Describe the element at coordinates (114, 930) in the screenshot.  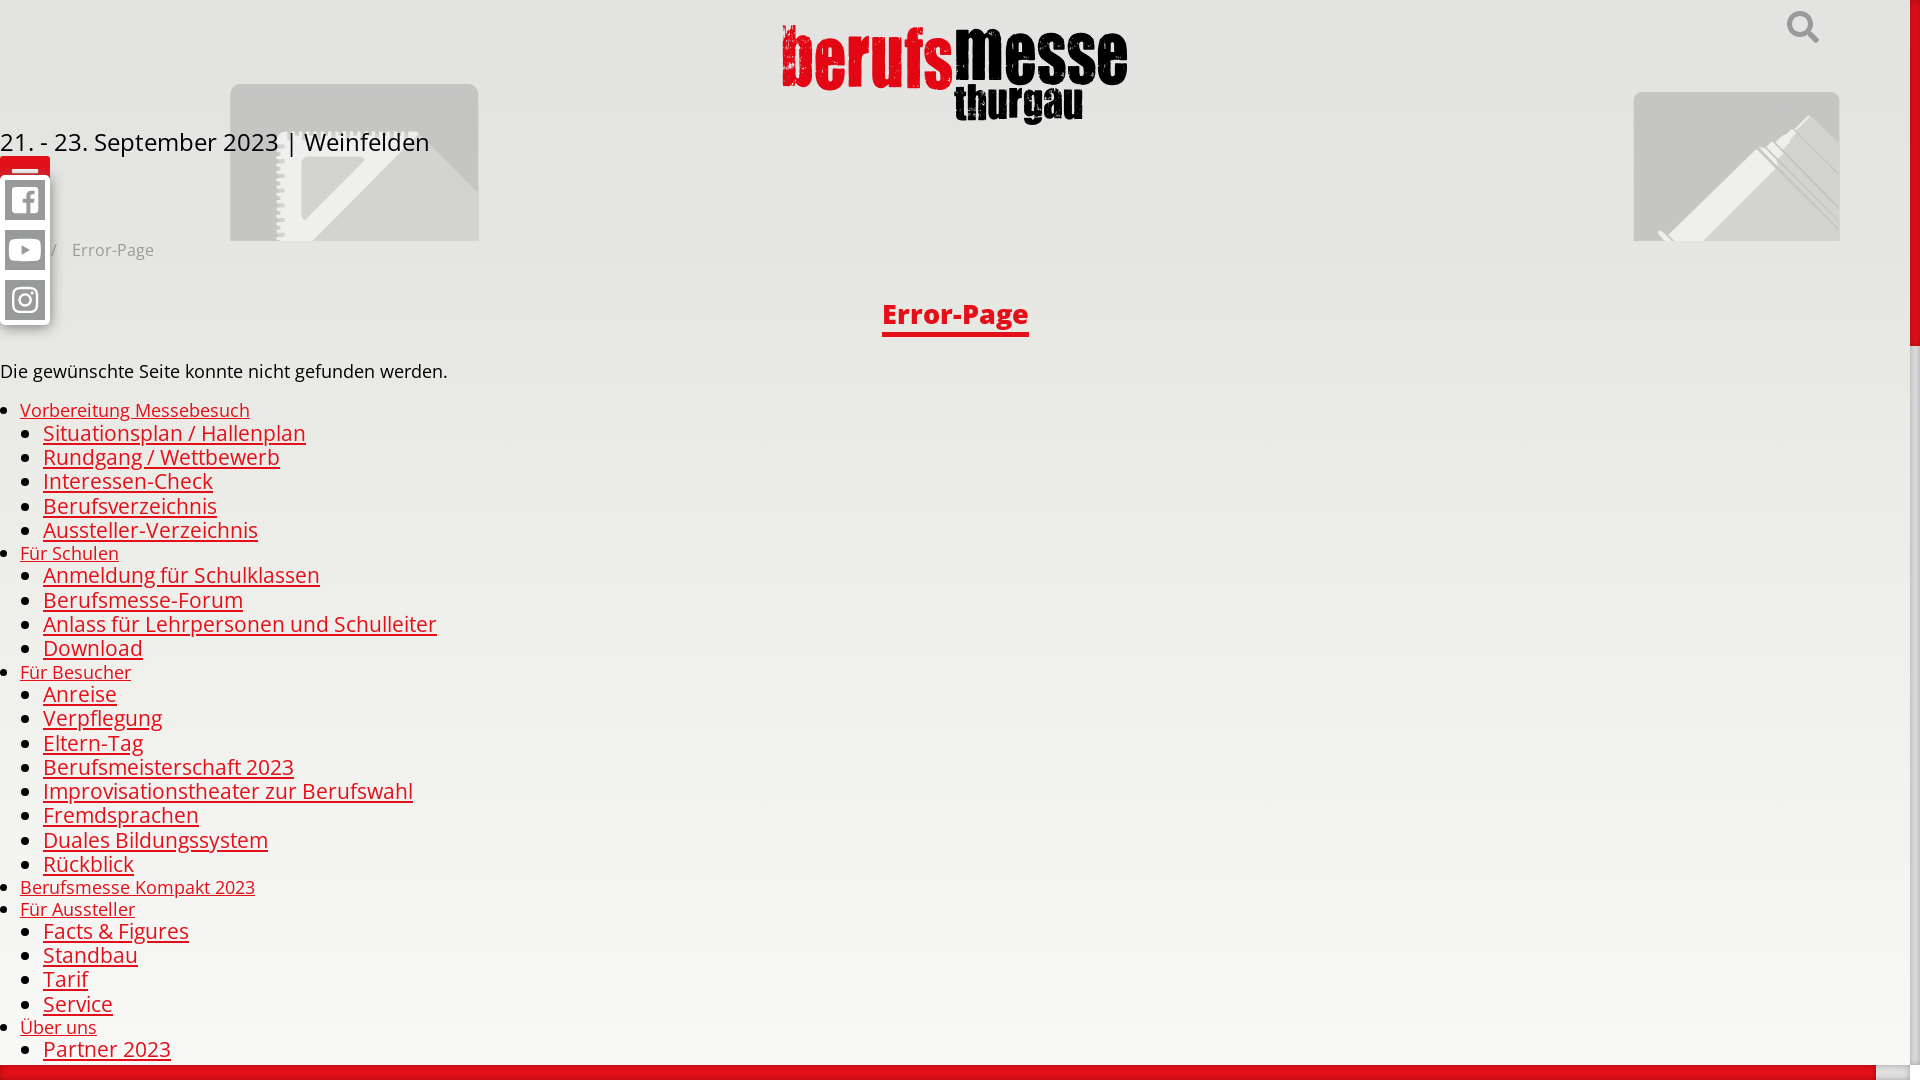
I see `'Facts & Figures'` at that location.